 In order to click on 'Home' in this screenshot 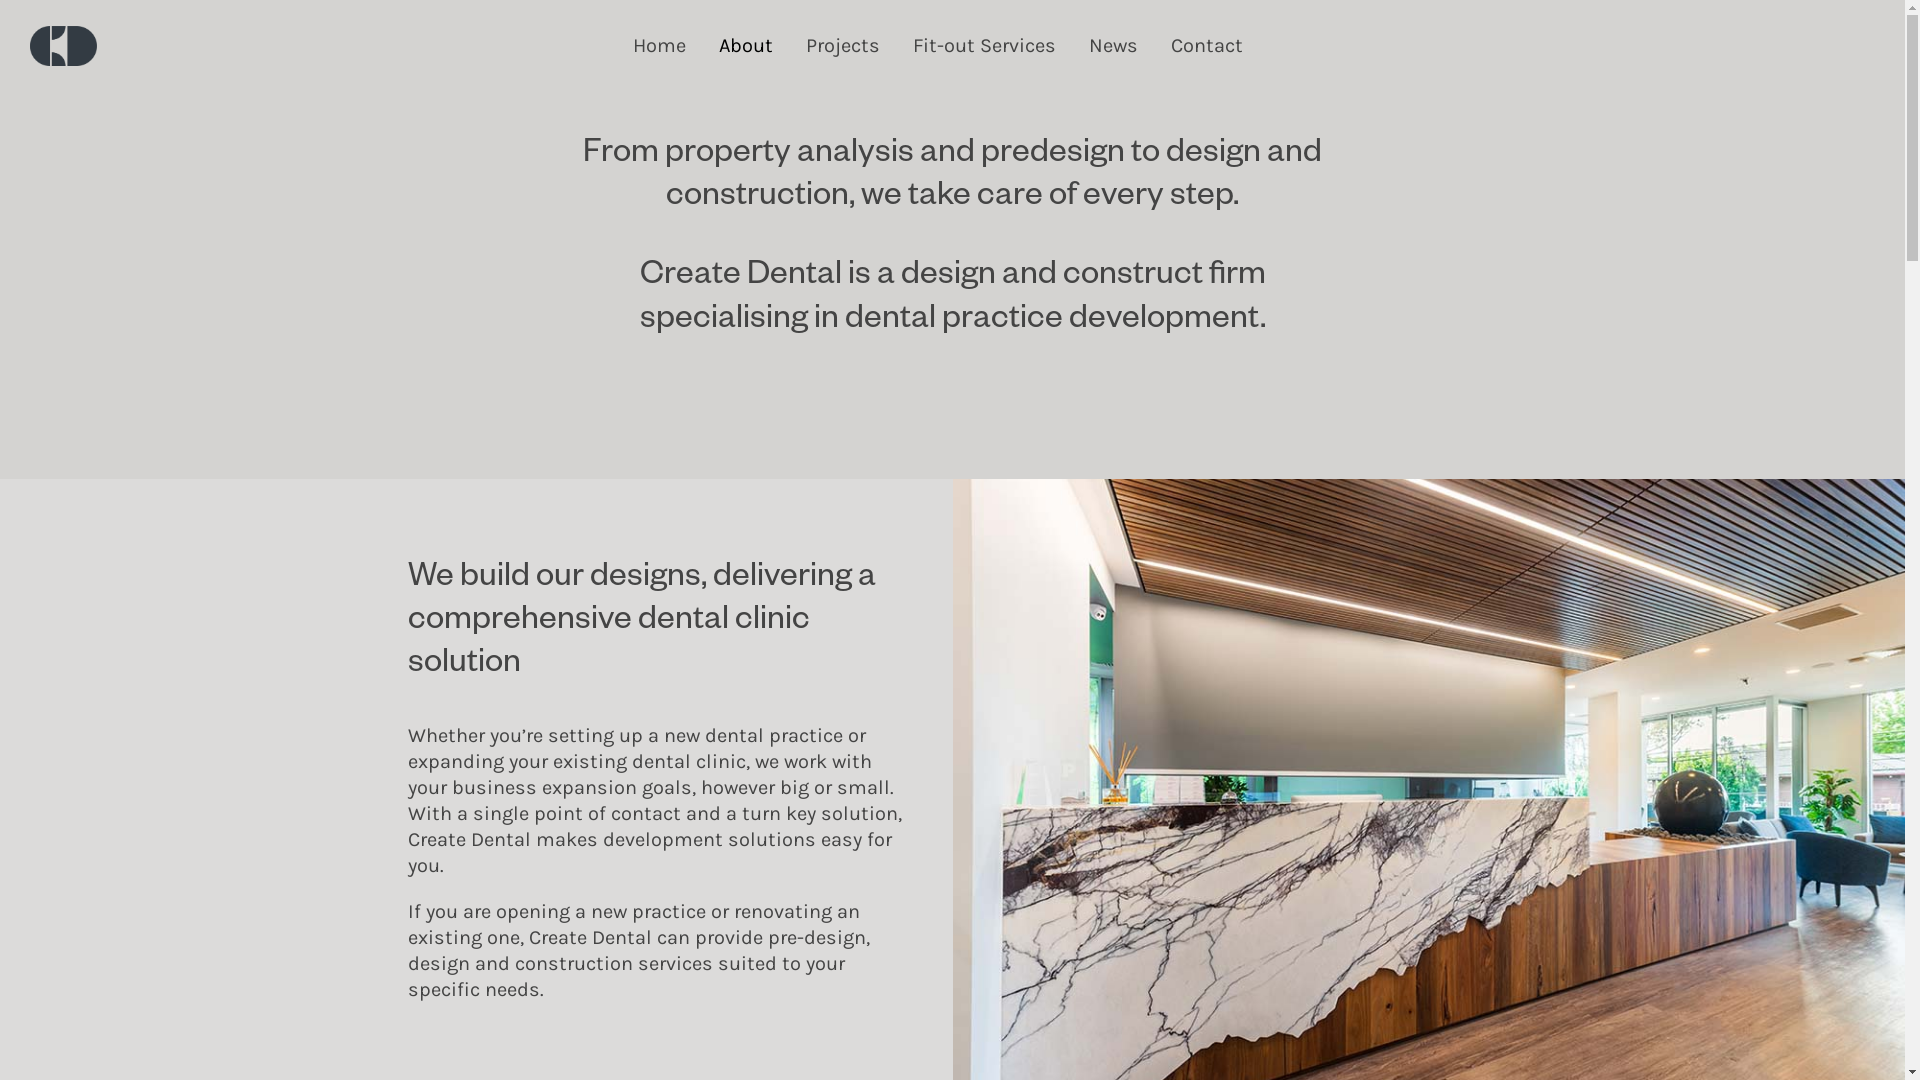, I will do `click(658, 45)`.